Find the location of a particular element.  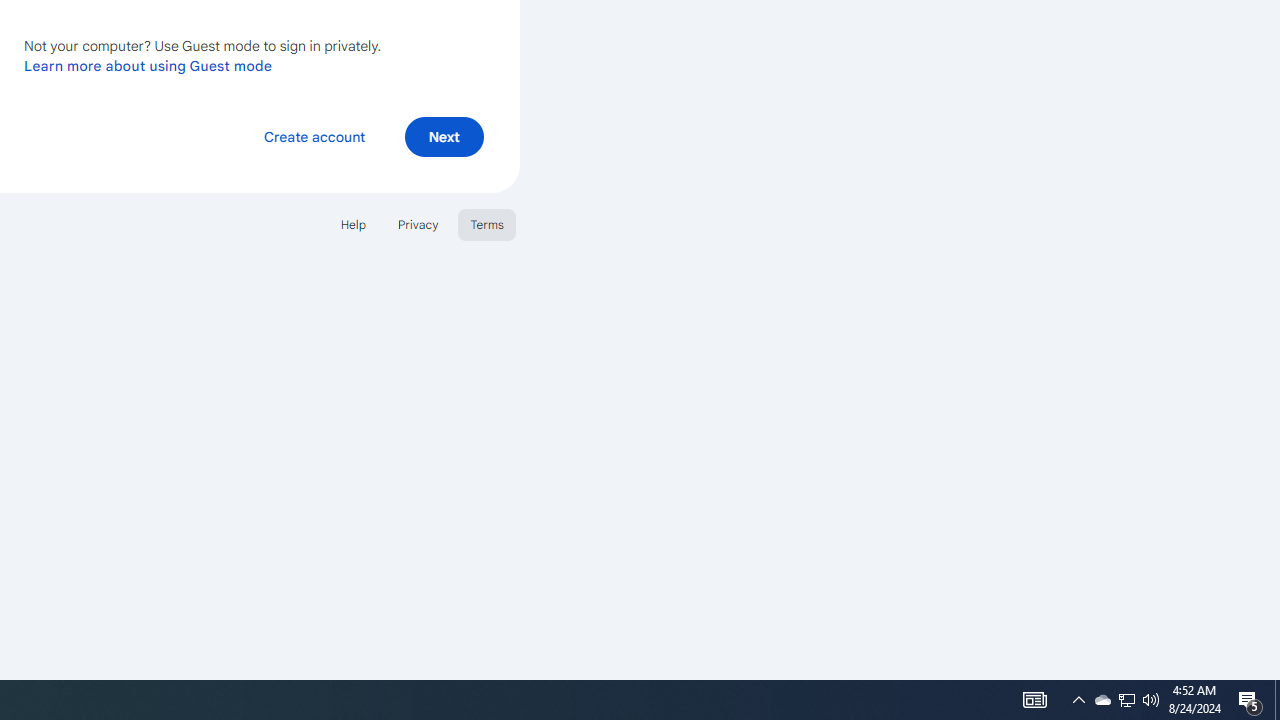

'Create account' is located at coordinates (313, 135).